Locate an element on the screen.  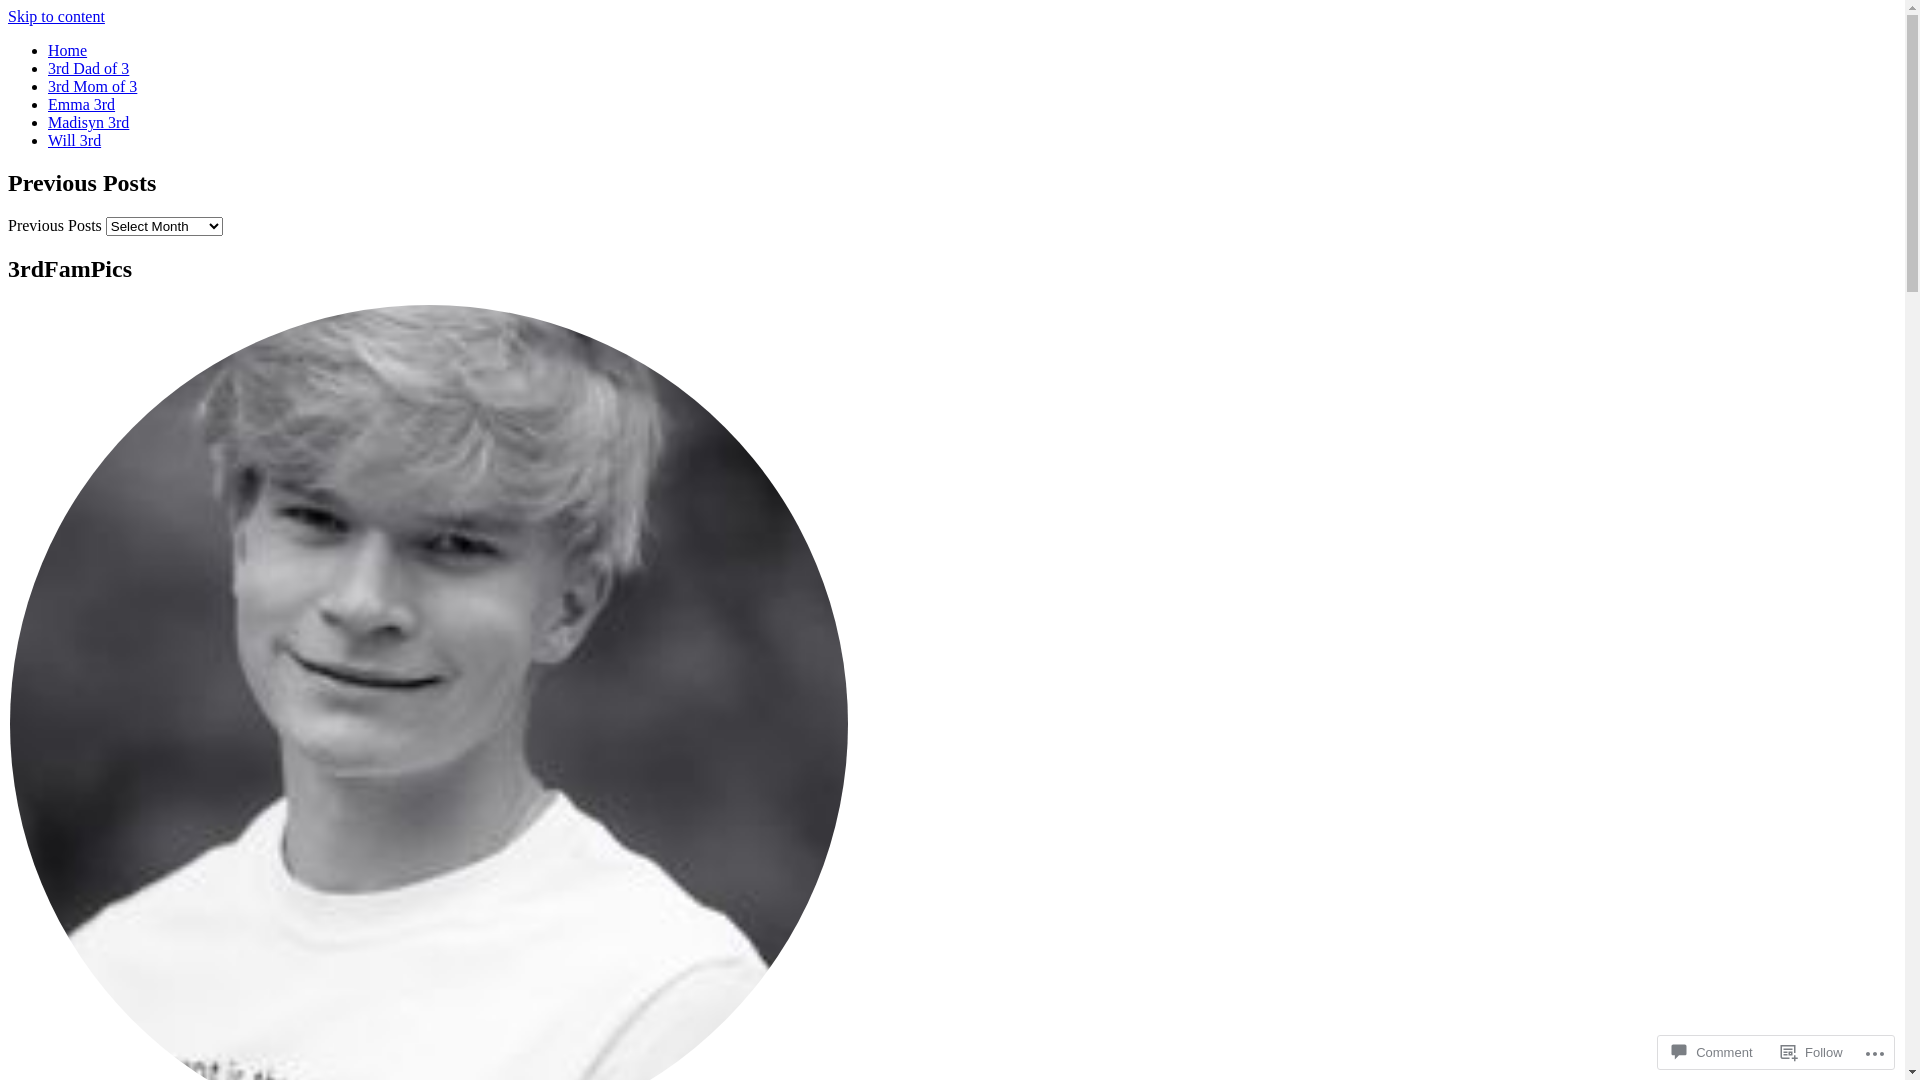
'Skip to content' is located at coordinates (56, 16).